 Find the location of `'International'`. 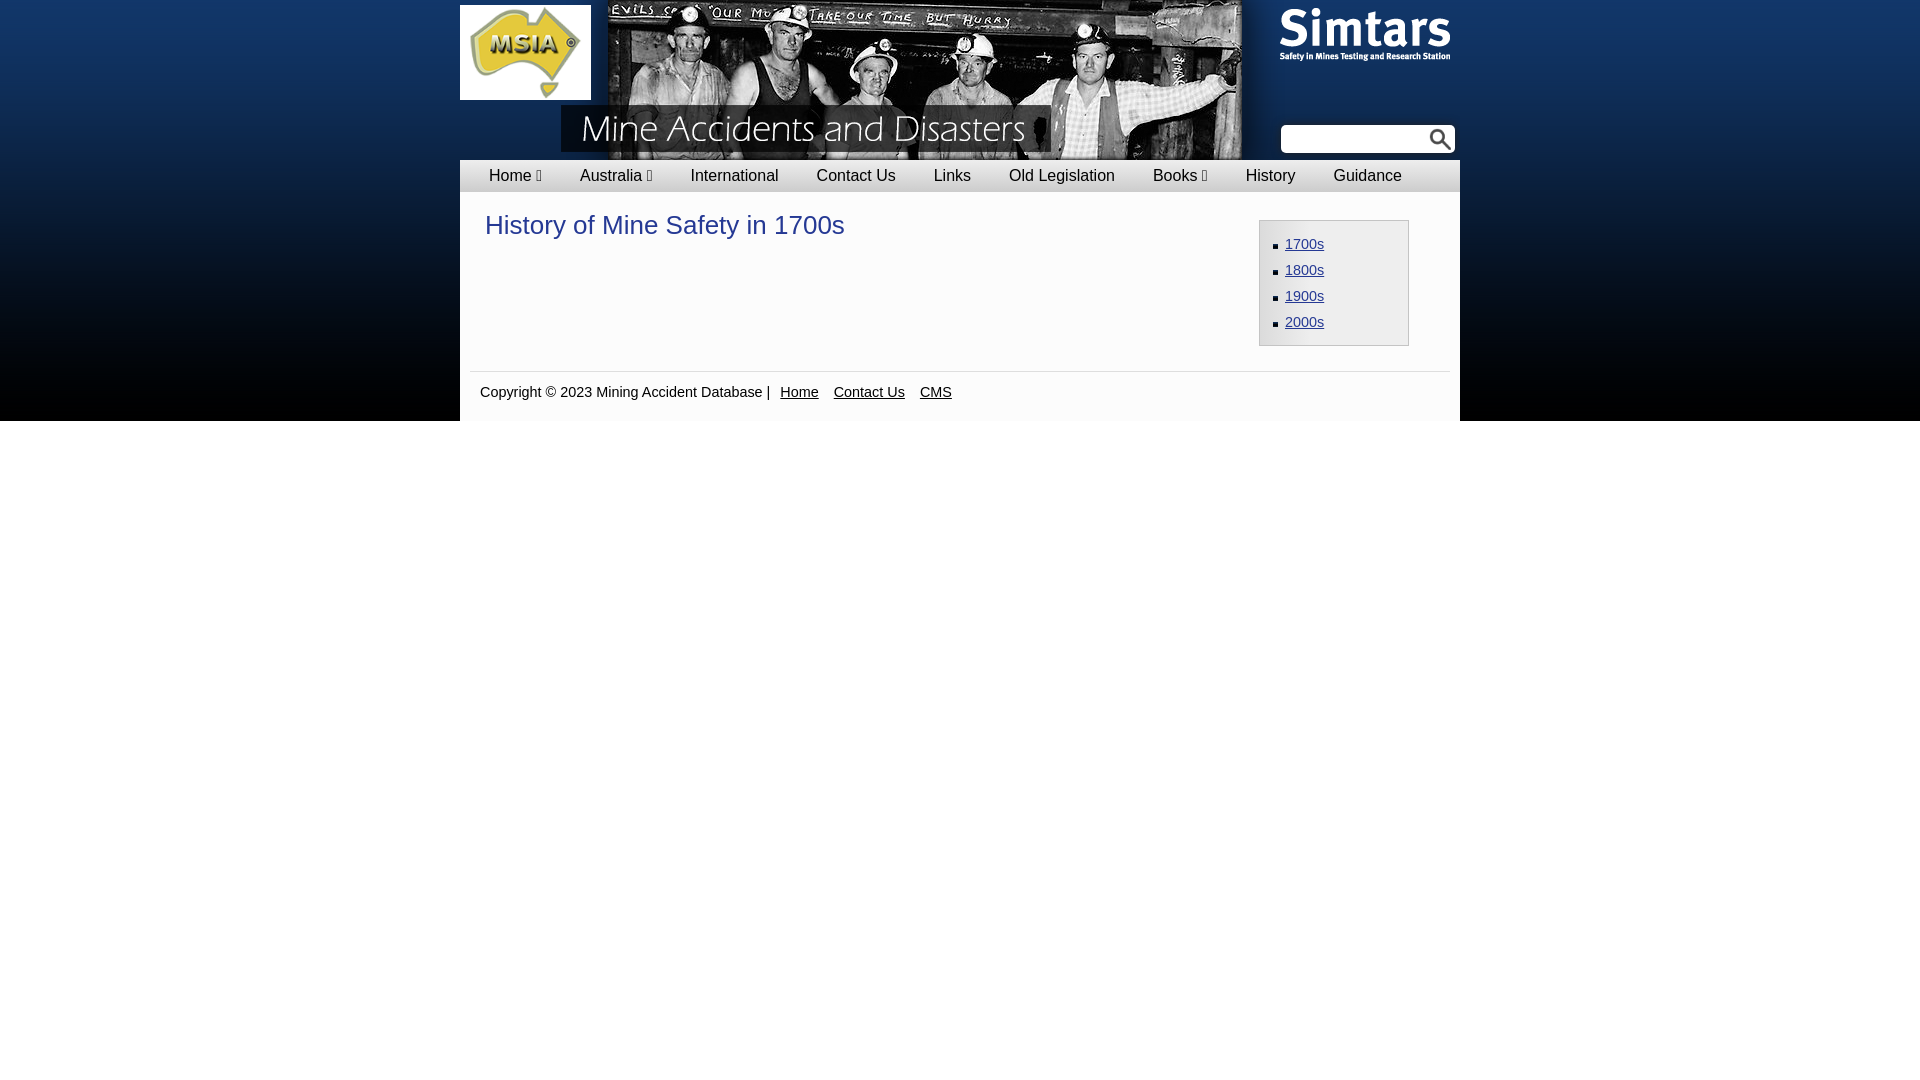

'International' is located at coordinates (733, 175).